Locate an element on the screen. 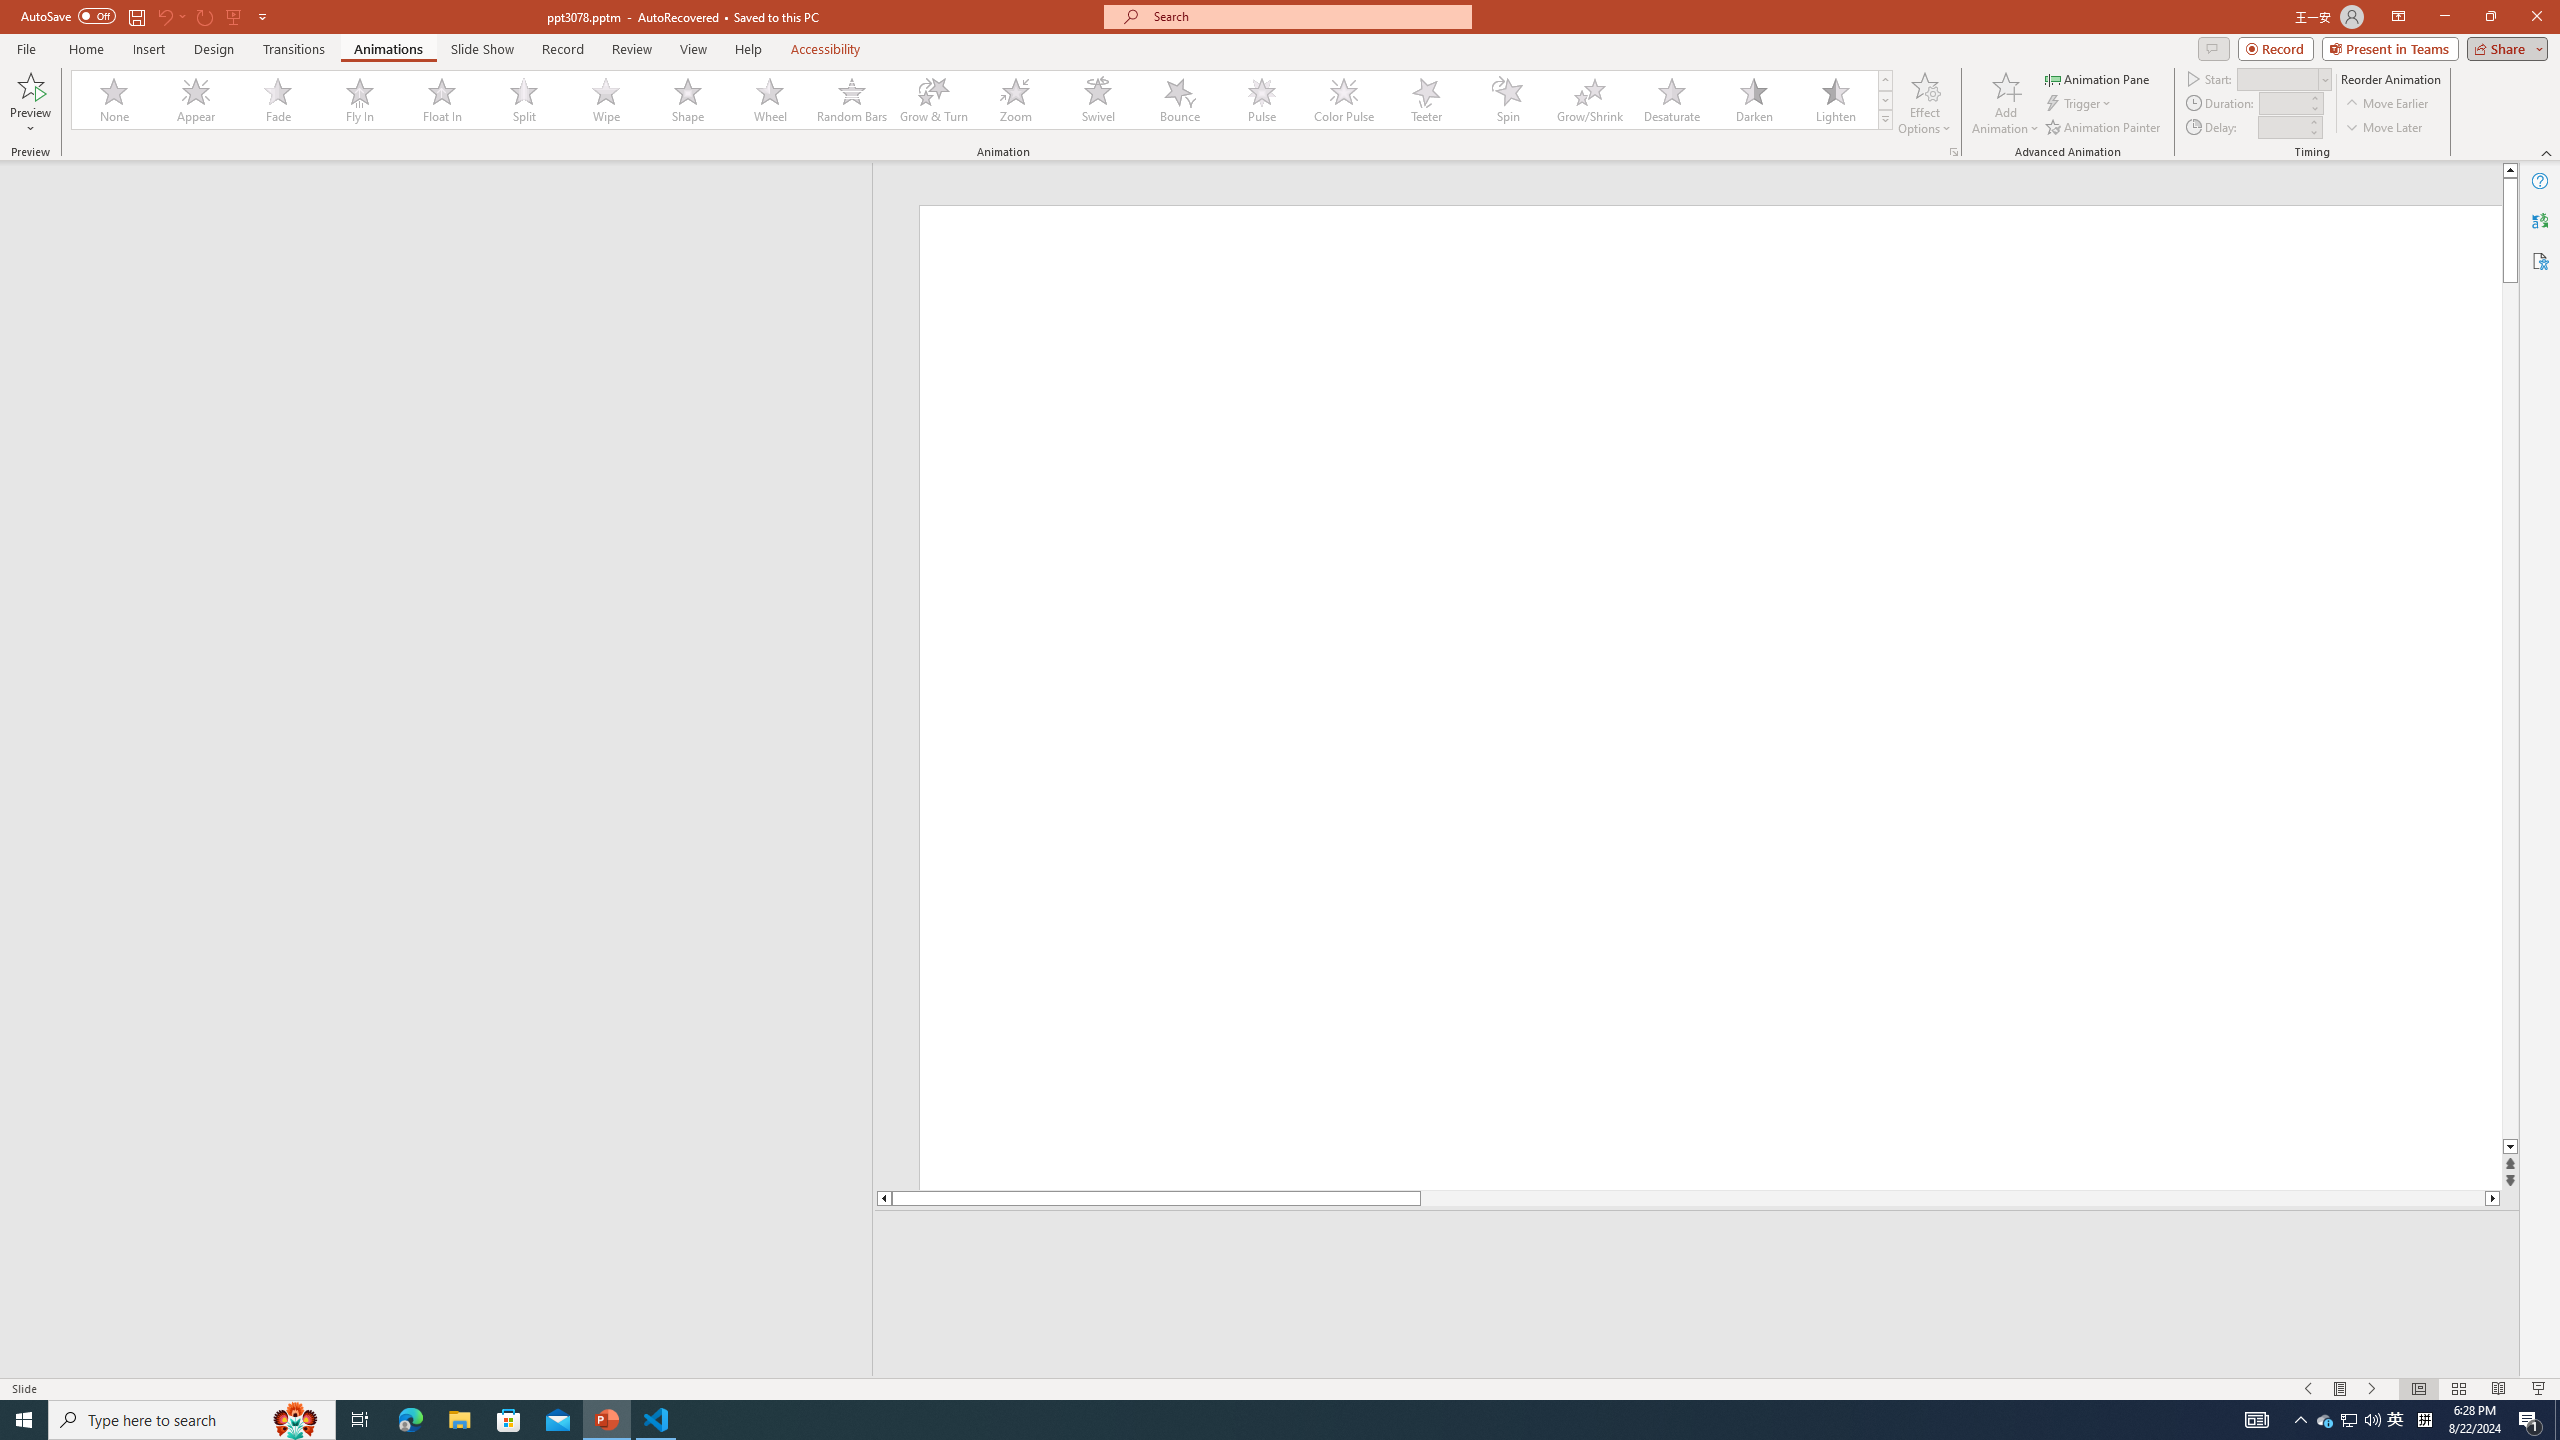 The width and height of the screenshot is (2560, 1440). 'Lighten' is located at coordinates (1834, 99).